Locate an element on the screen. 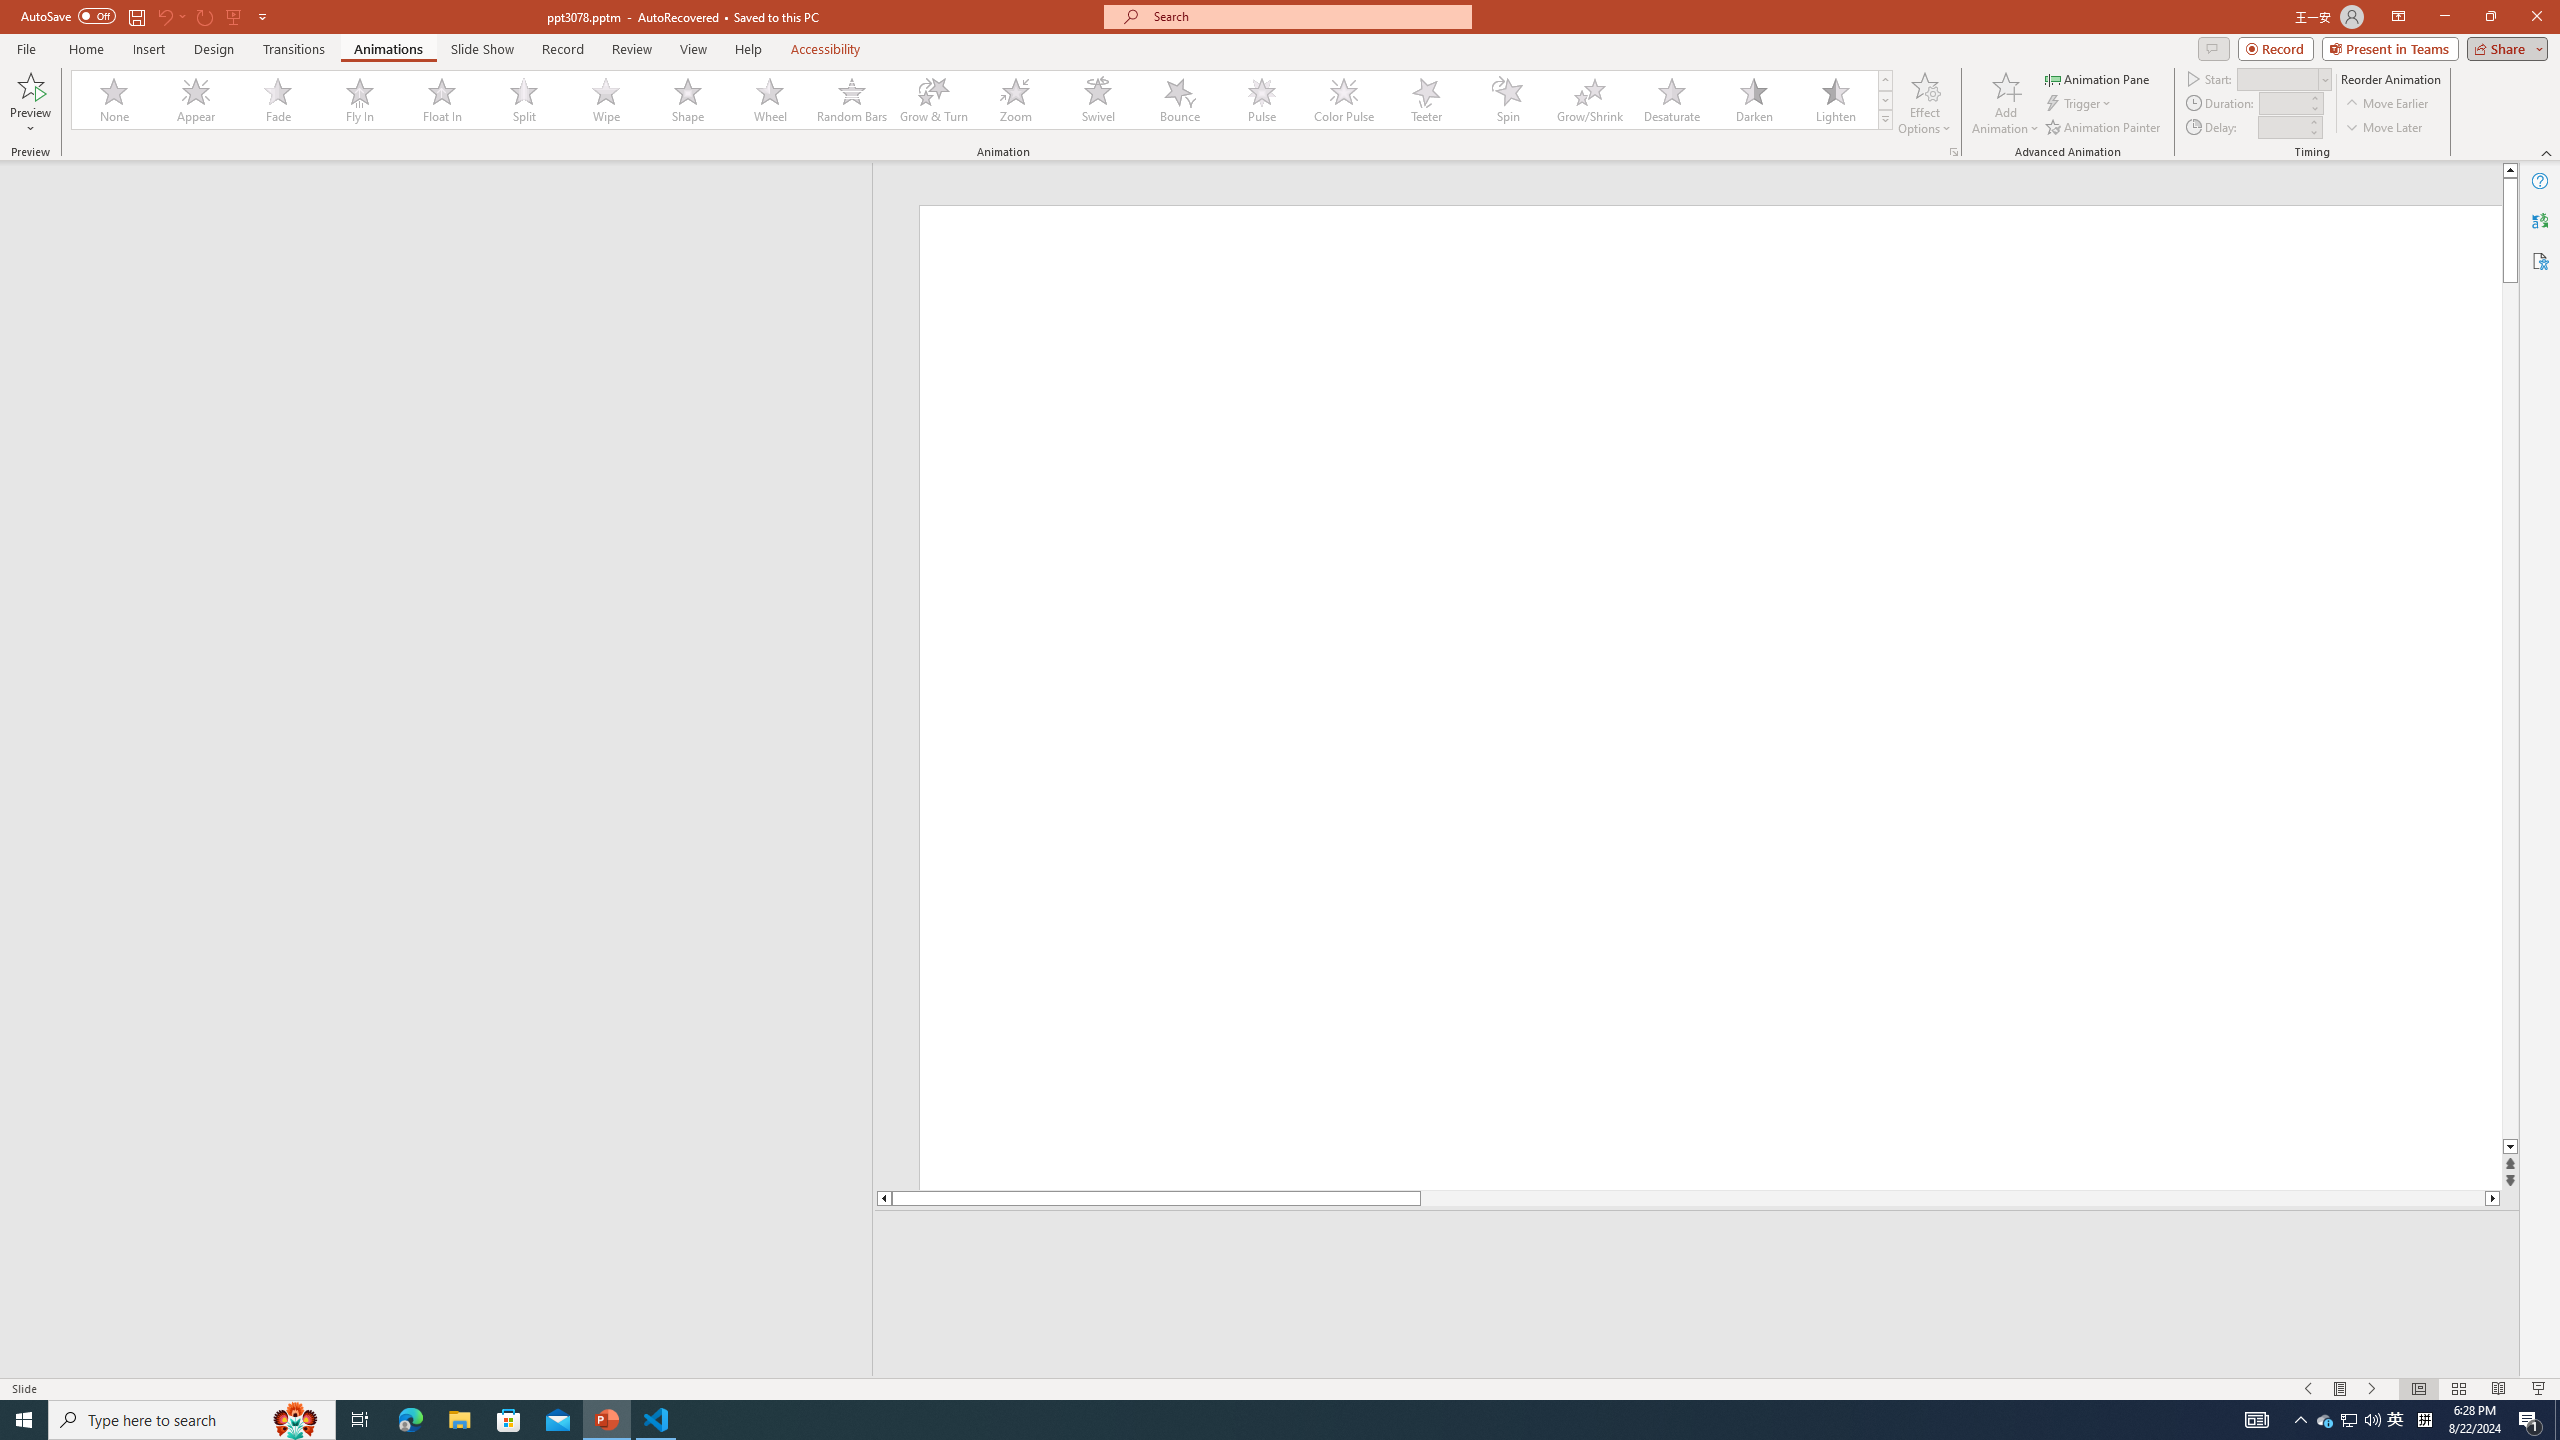 The width and height of the screenshot is (2560, 1440). 'Lighten' is located at coordinates (1834, 99).